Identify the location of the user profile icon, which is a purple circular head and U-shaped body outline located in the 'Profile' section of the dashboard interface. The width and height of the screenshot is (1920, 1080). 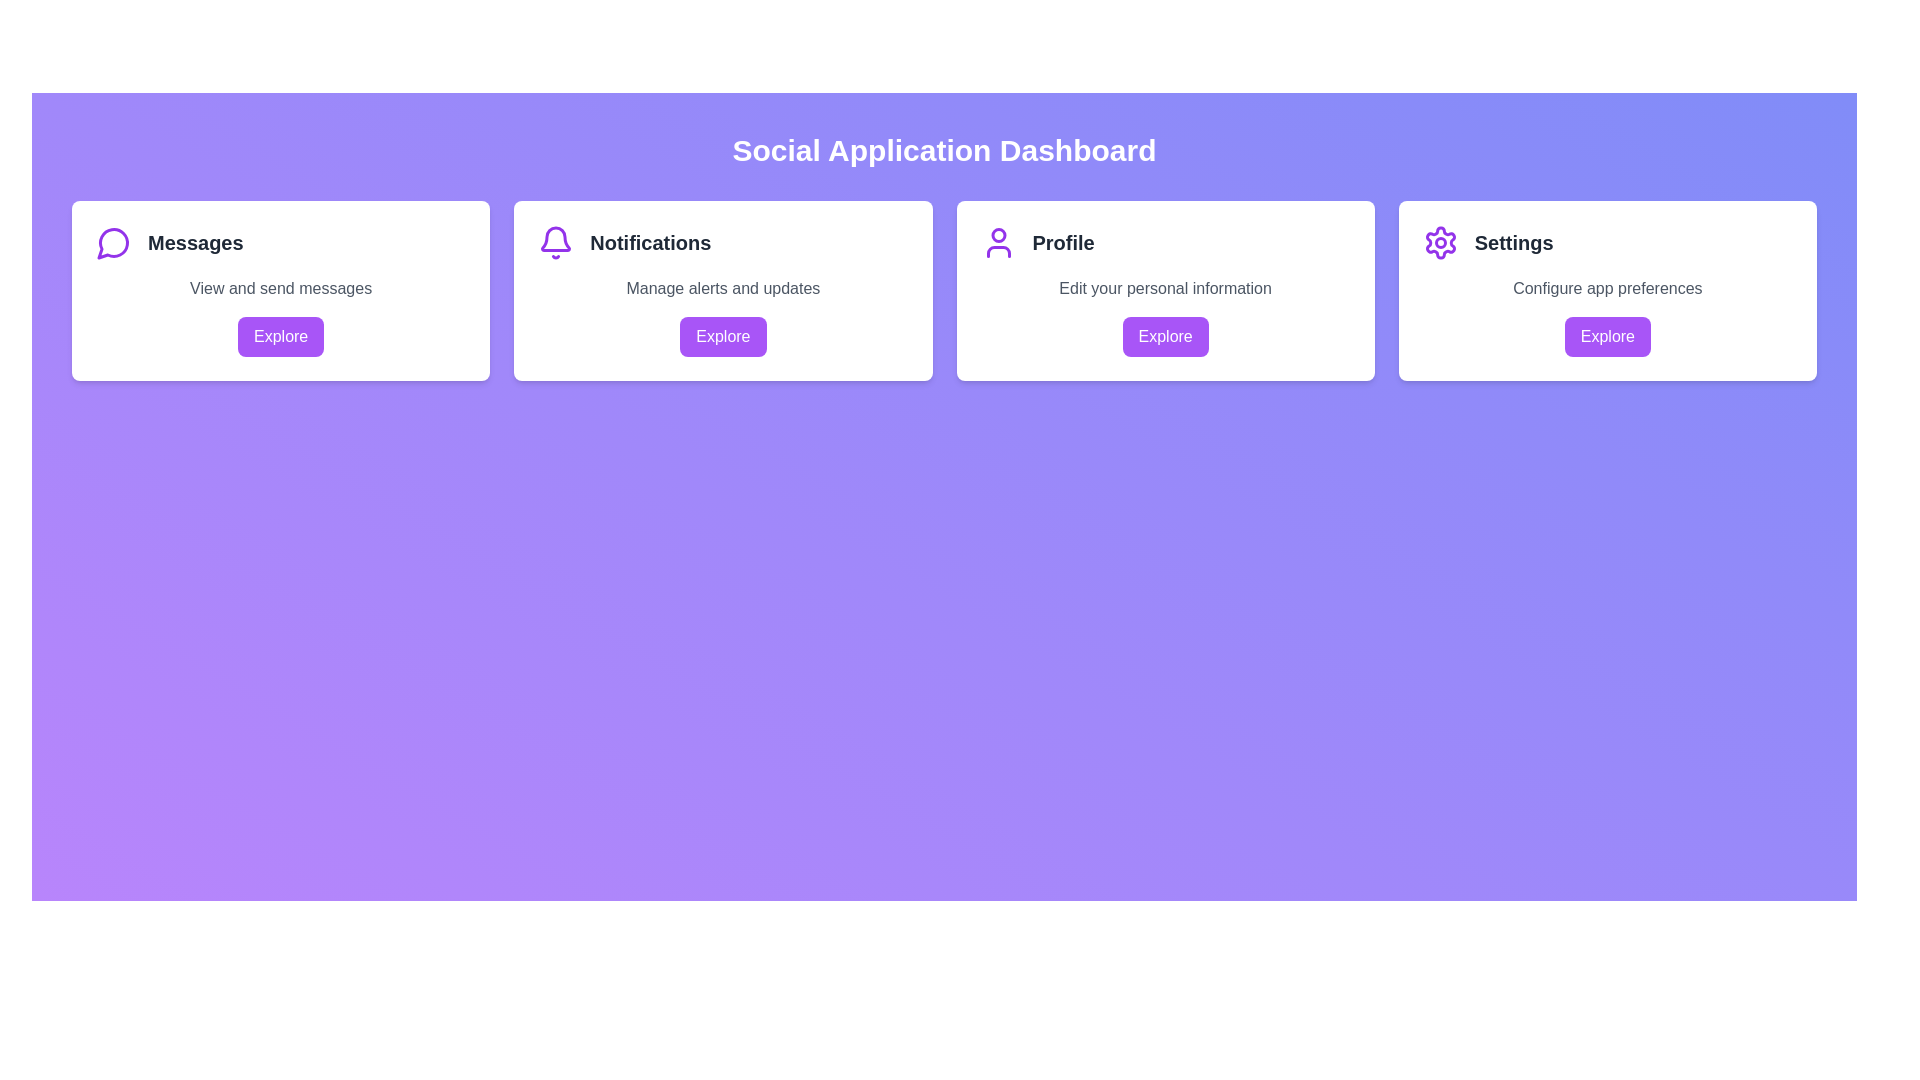
(998, 242).